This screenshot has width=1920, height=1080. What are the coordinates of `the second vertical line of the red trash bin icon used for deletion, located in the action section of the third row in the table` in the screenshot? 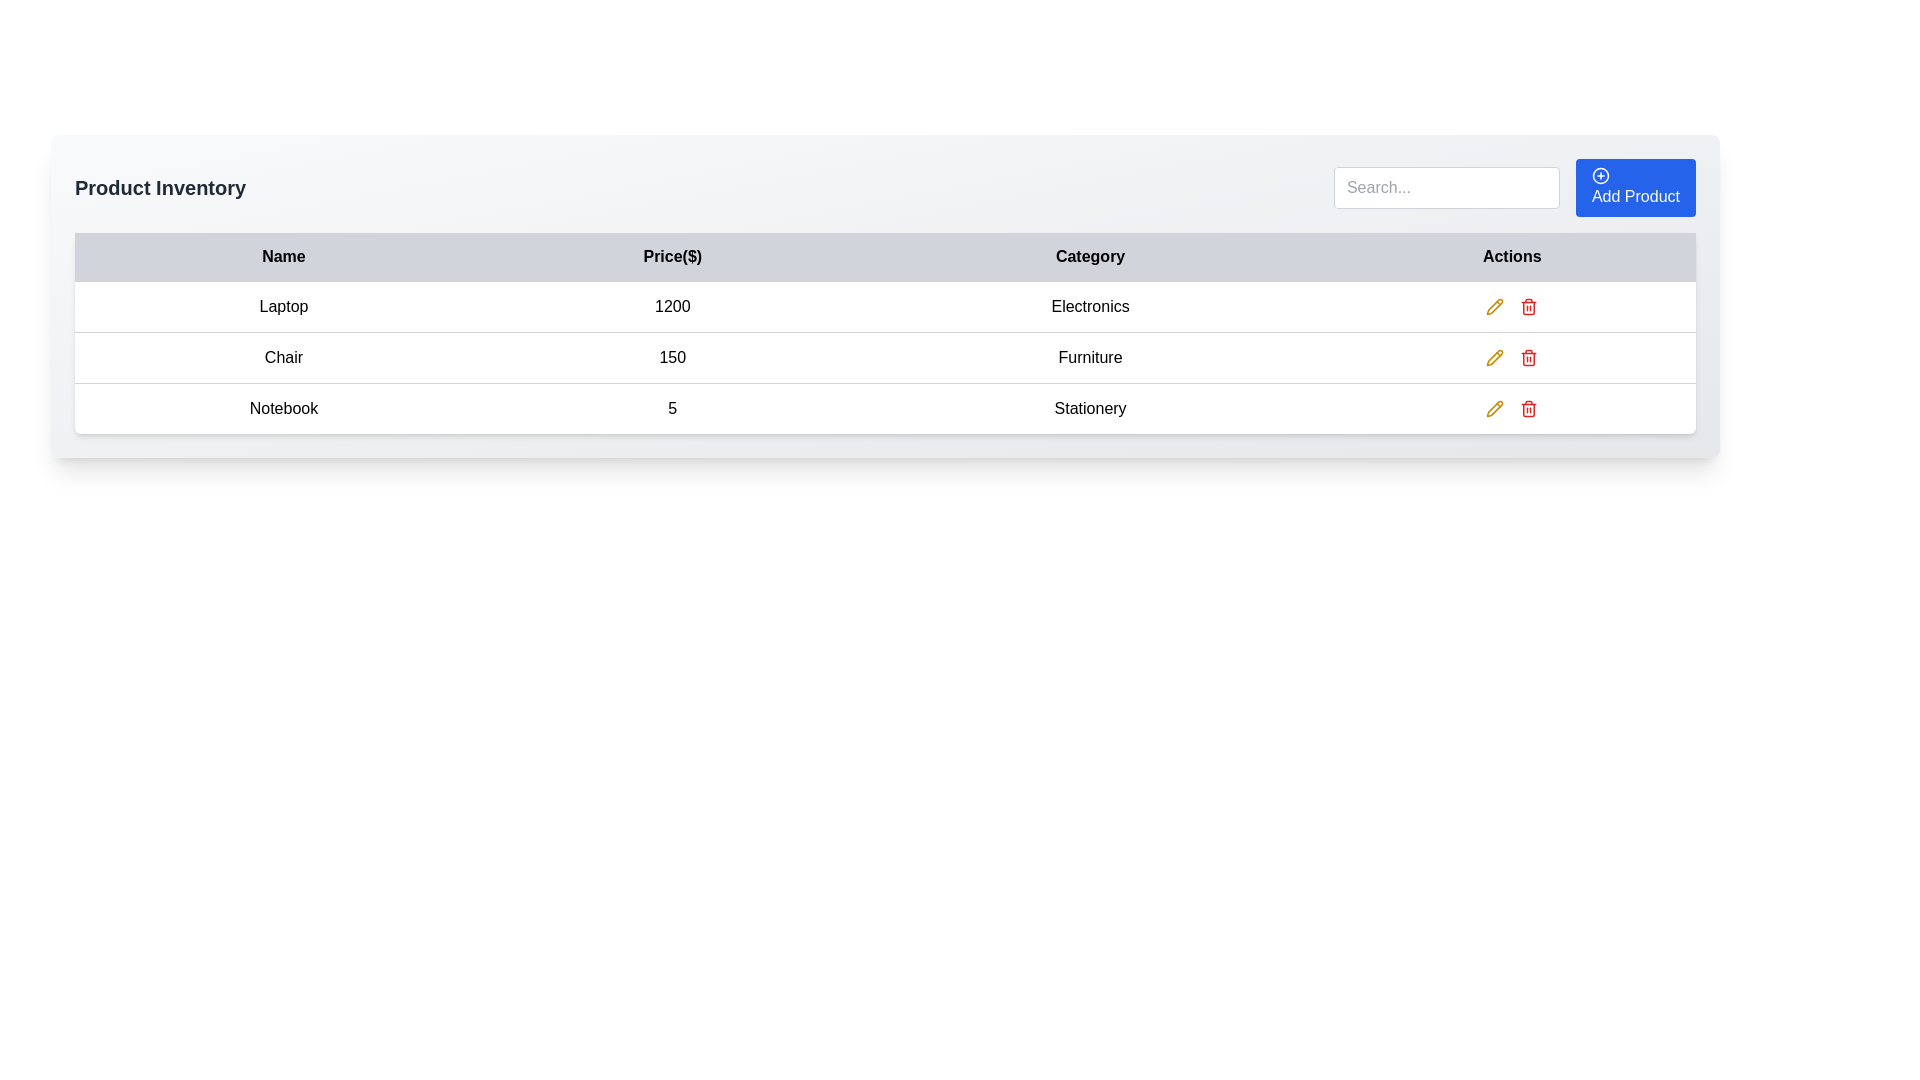 It's located at (1528, 308).